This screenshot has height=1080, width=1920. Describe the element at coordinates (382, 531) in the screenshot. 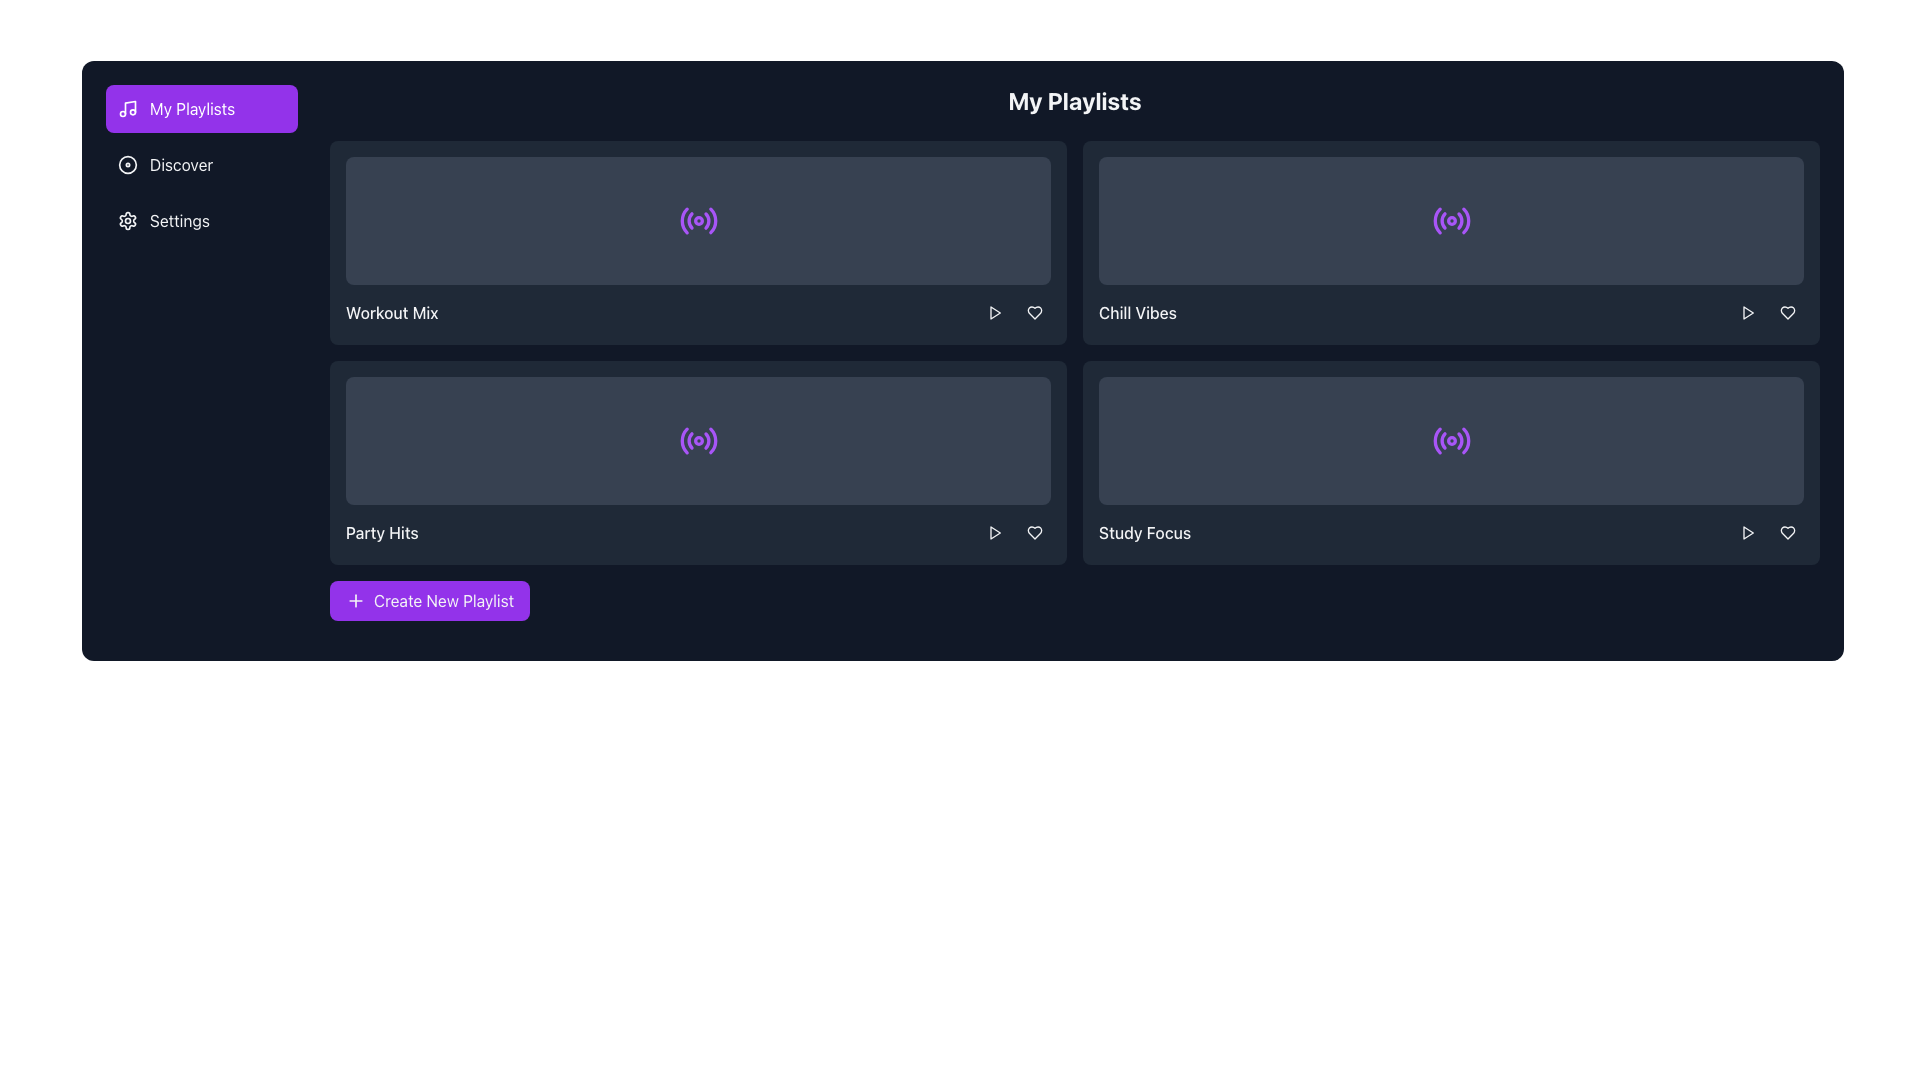

I see `the non-interactive text label displaying the playlist name 'Party Hits' located in the second row and first column of the grid` at that location.